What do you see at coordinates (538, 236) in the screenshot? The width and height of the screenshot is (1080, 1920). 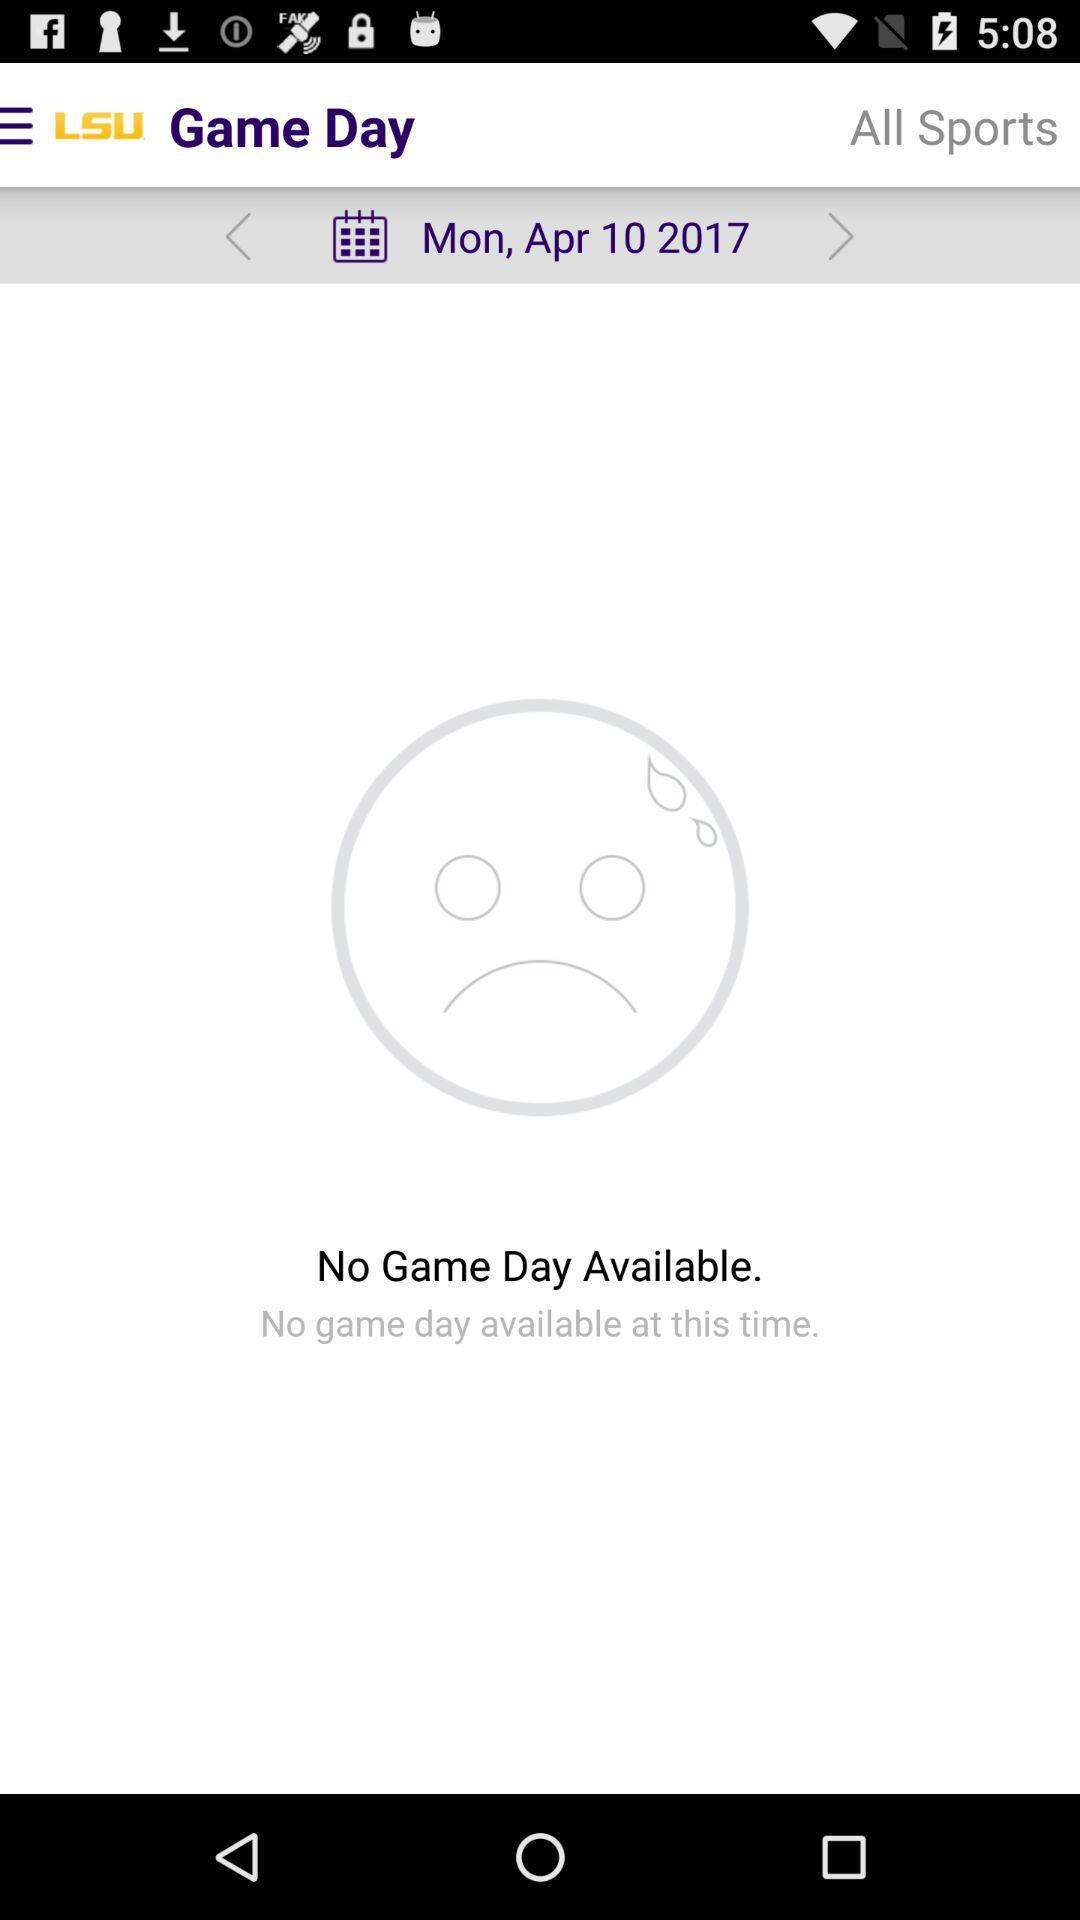 I see `the item below the game day item` at bounding box center [538, 236].